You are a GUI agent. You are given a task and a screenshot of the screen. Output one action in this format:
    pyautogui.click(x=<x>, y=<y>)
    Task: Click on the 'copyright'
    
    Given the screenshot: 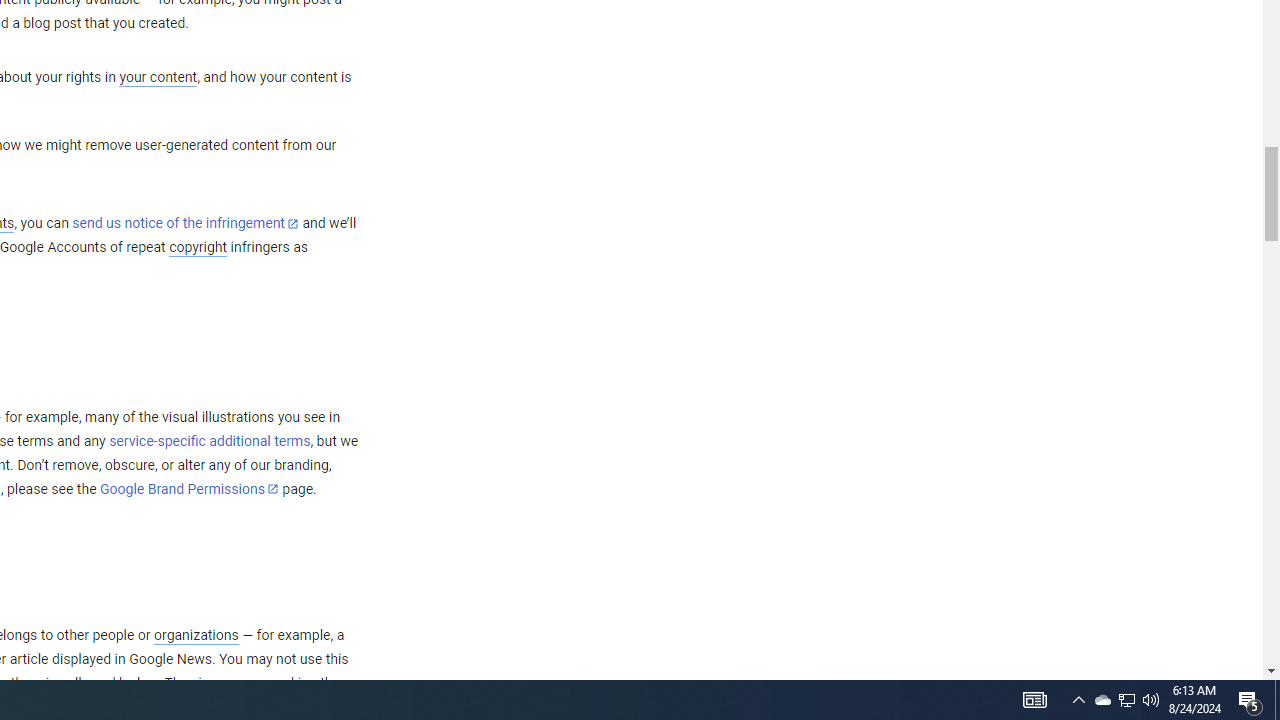 What is the action you would take?
    pyautogui.click(x=198, y=247)
    